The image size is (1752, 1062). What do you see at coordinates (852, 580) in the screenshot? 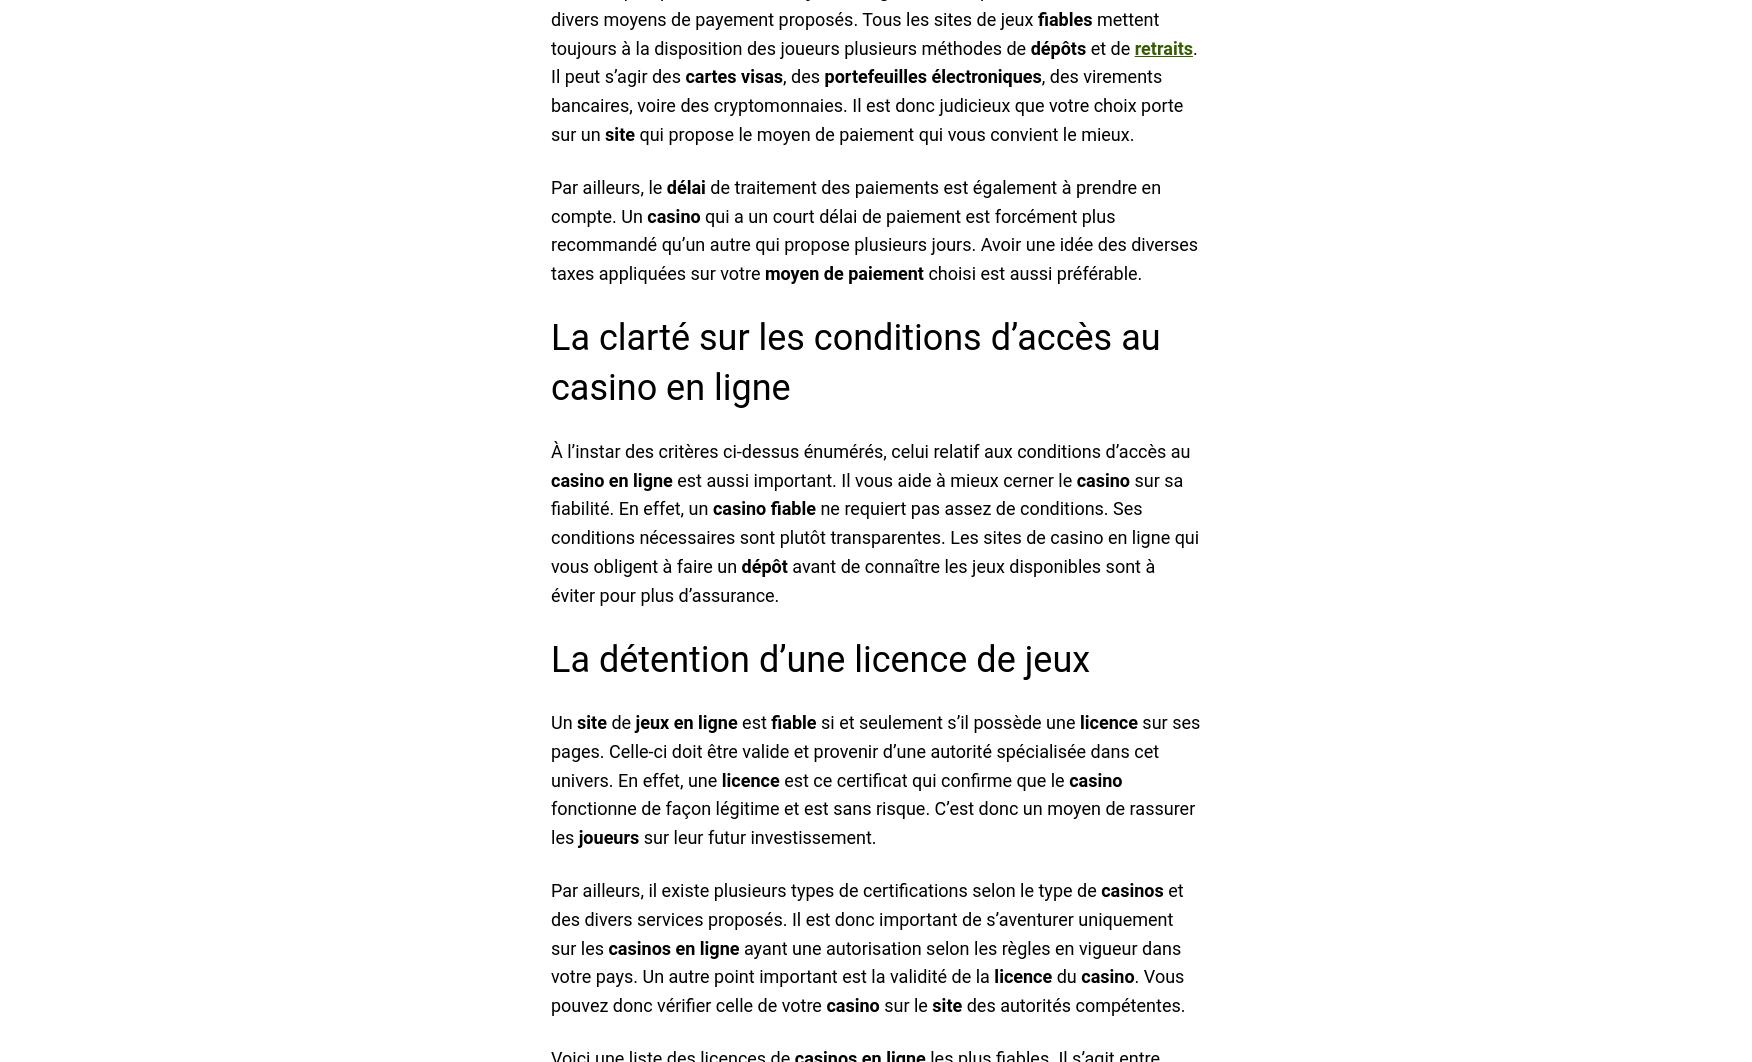
I see `'avant de connaître les jeux disponibles sont à éviter pour plus d’assurance.'` at bounding box center [852, 580].